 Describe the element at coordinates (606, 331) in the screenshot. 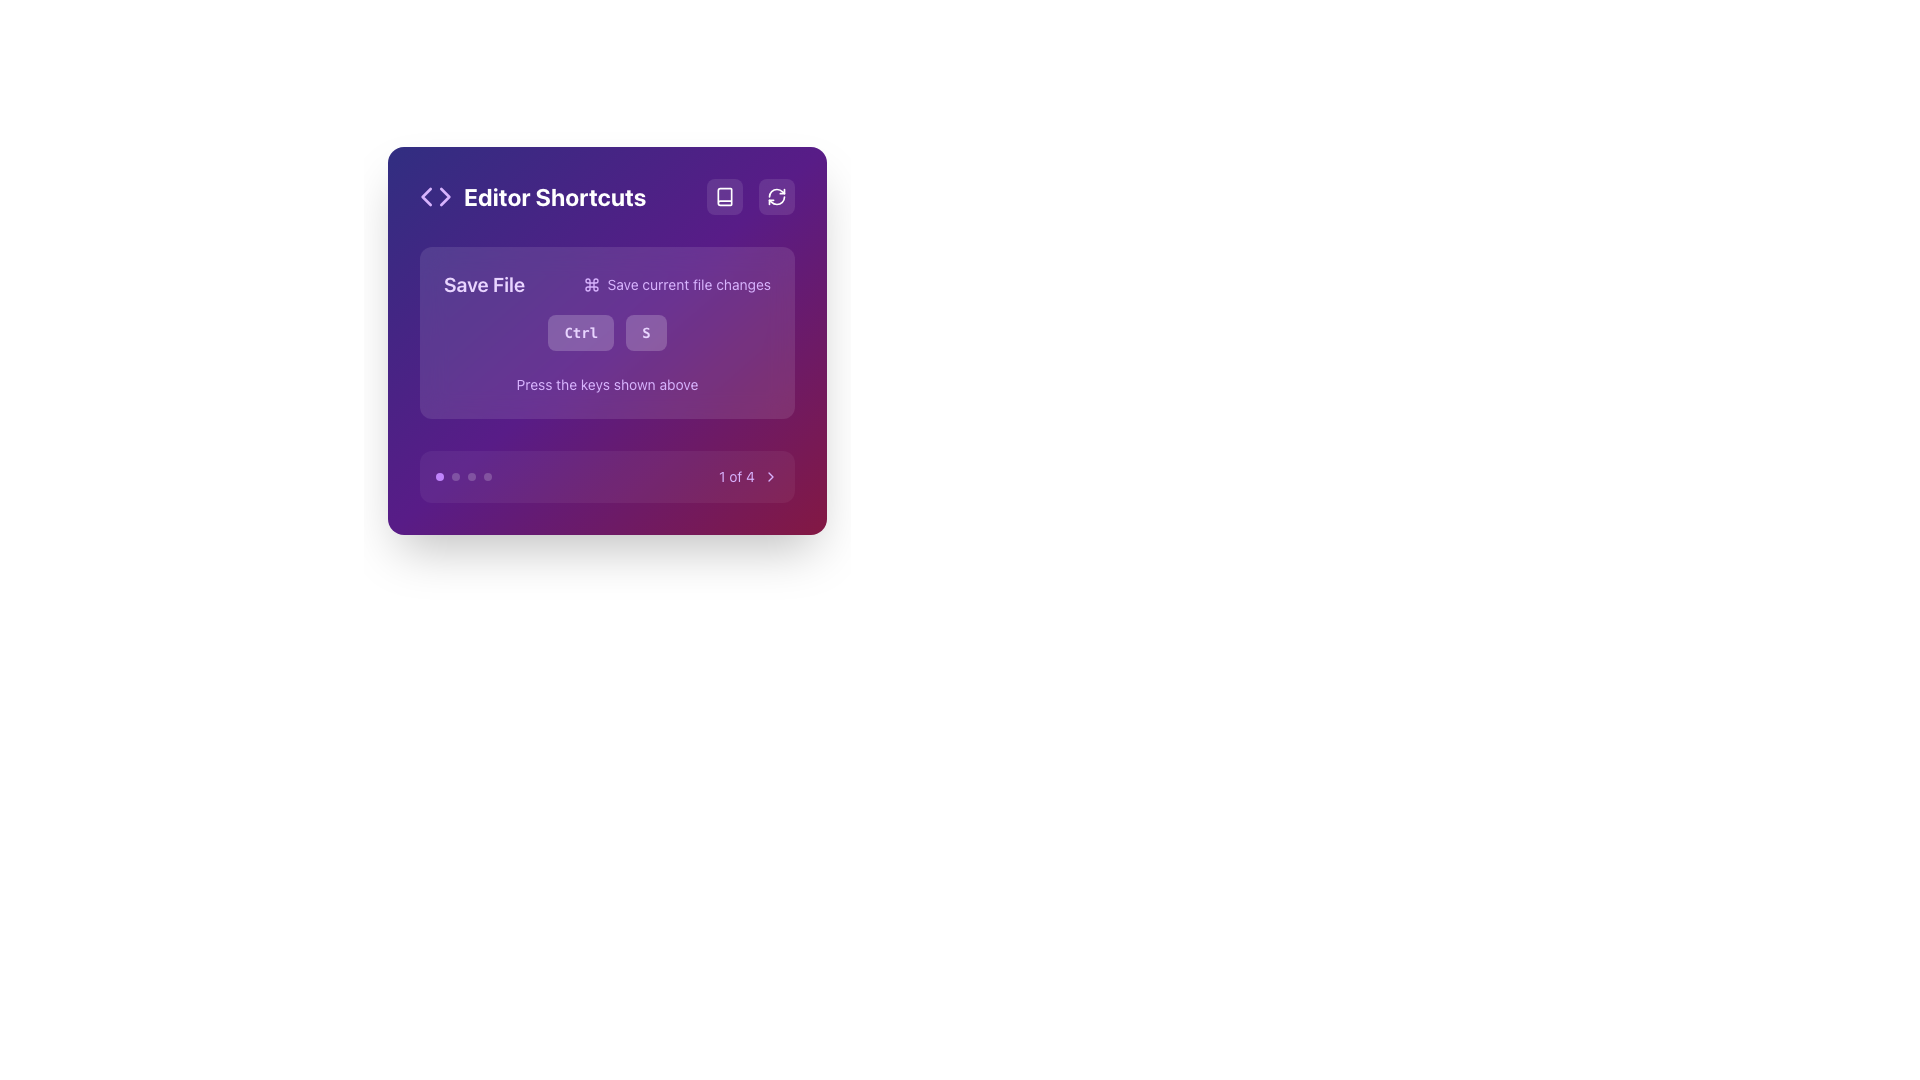

I see `the Combination key indicator component, which visually indicates the keyboard shortcut for saving changes, positioned under 'Save FileSave current file changes' and above 'Press the keys shown above'` at that location.